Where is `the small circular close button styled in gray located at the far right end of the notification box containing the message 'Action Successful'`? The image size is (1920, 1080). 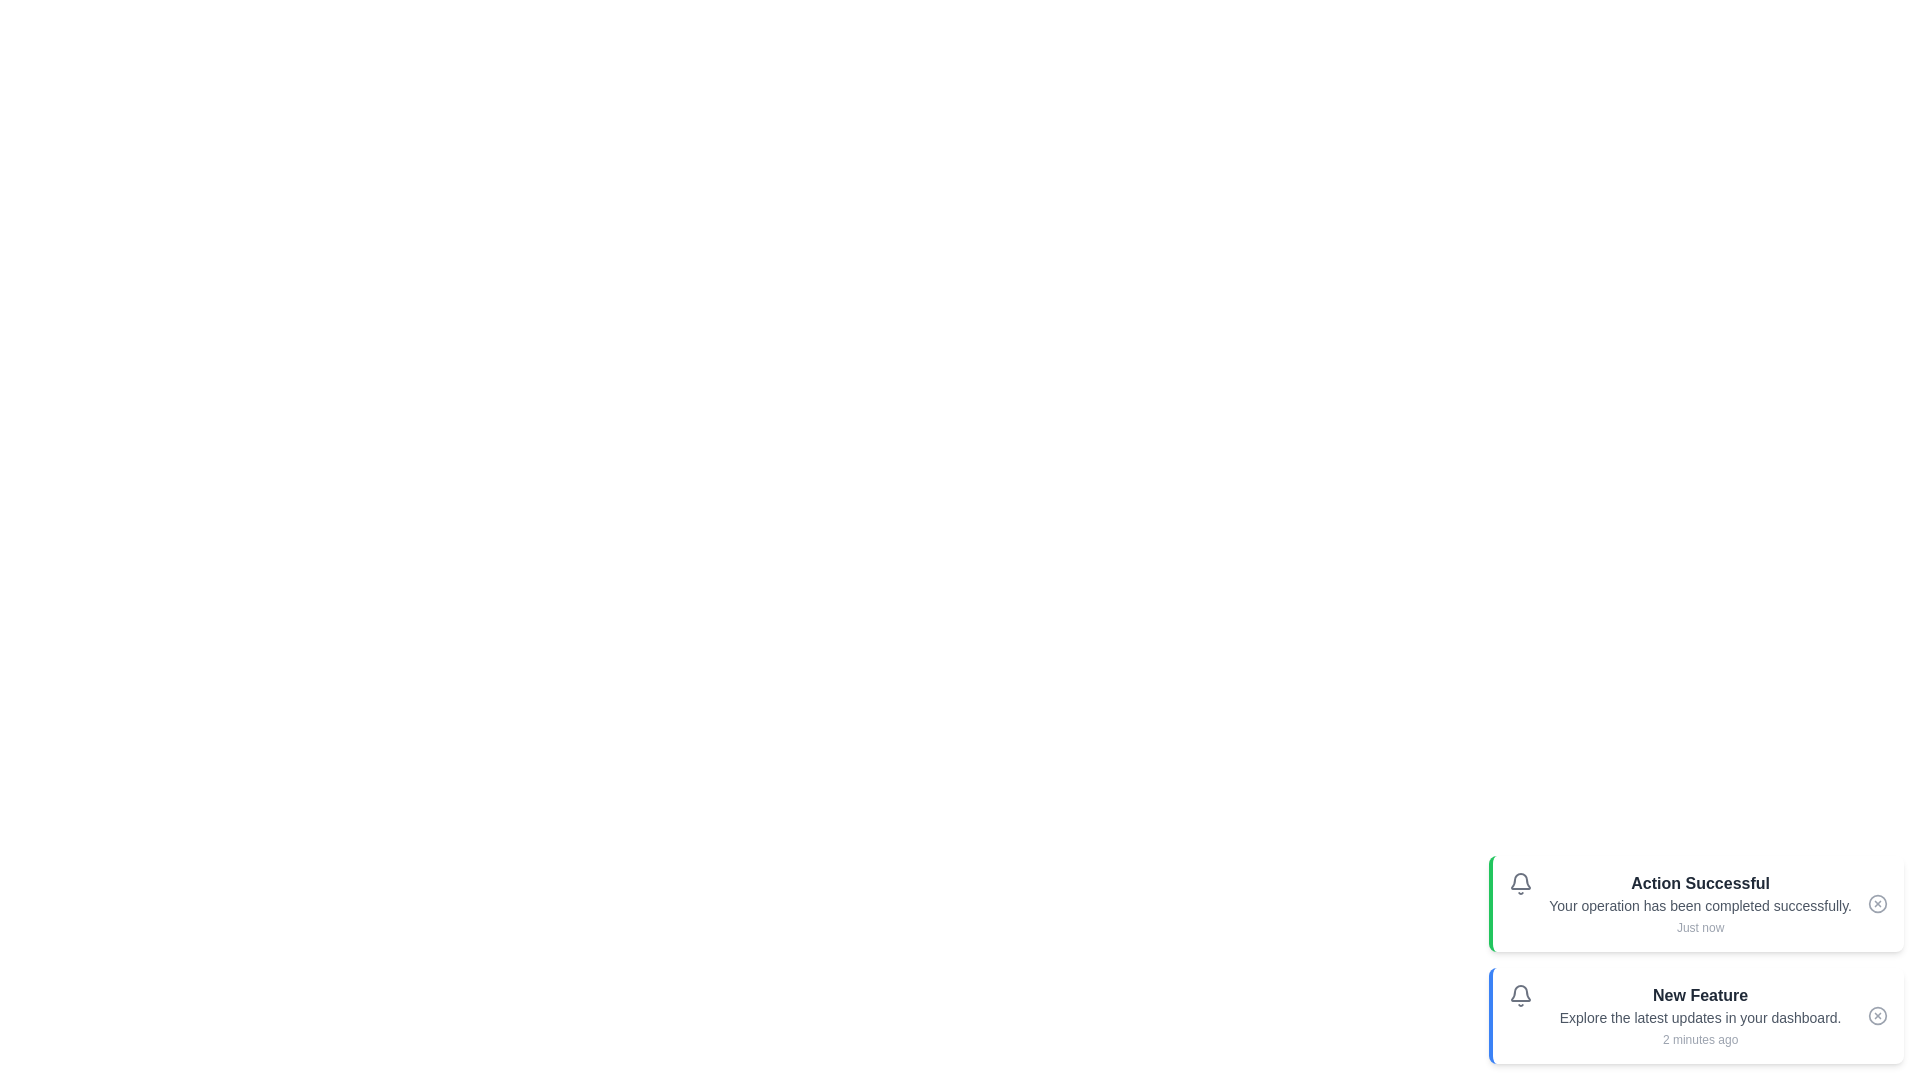
the small circular close button styled in gray located at the far right end of the notification box containing the message 'Action Successful' is located at coordinates (1876, 903).